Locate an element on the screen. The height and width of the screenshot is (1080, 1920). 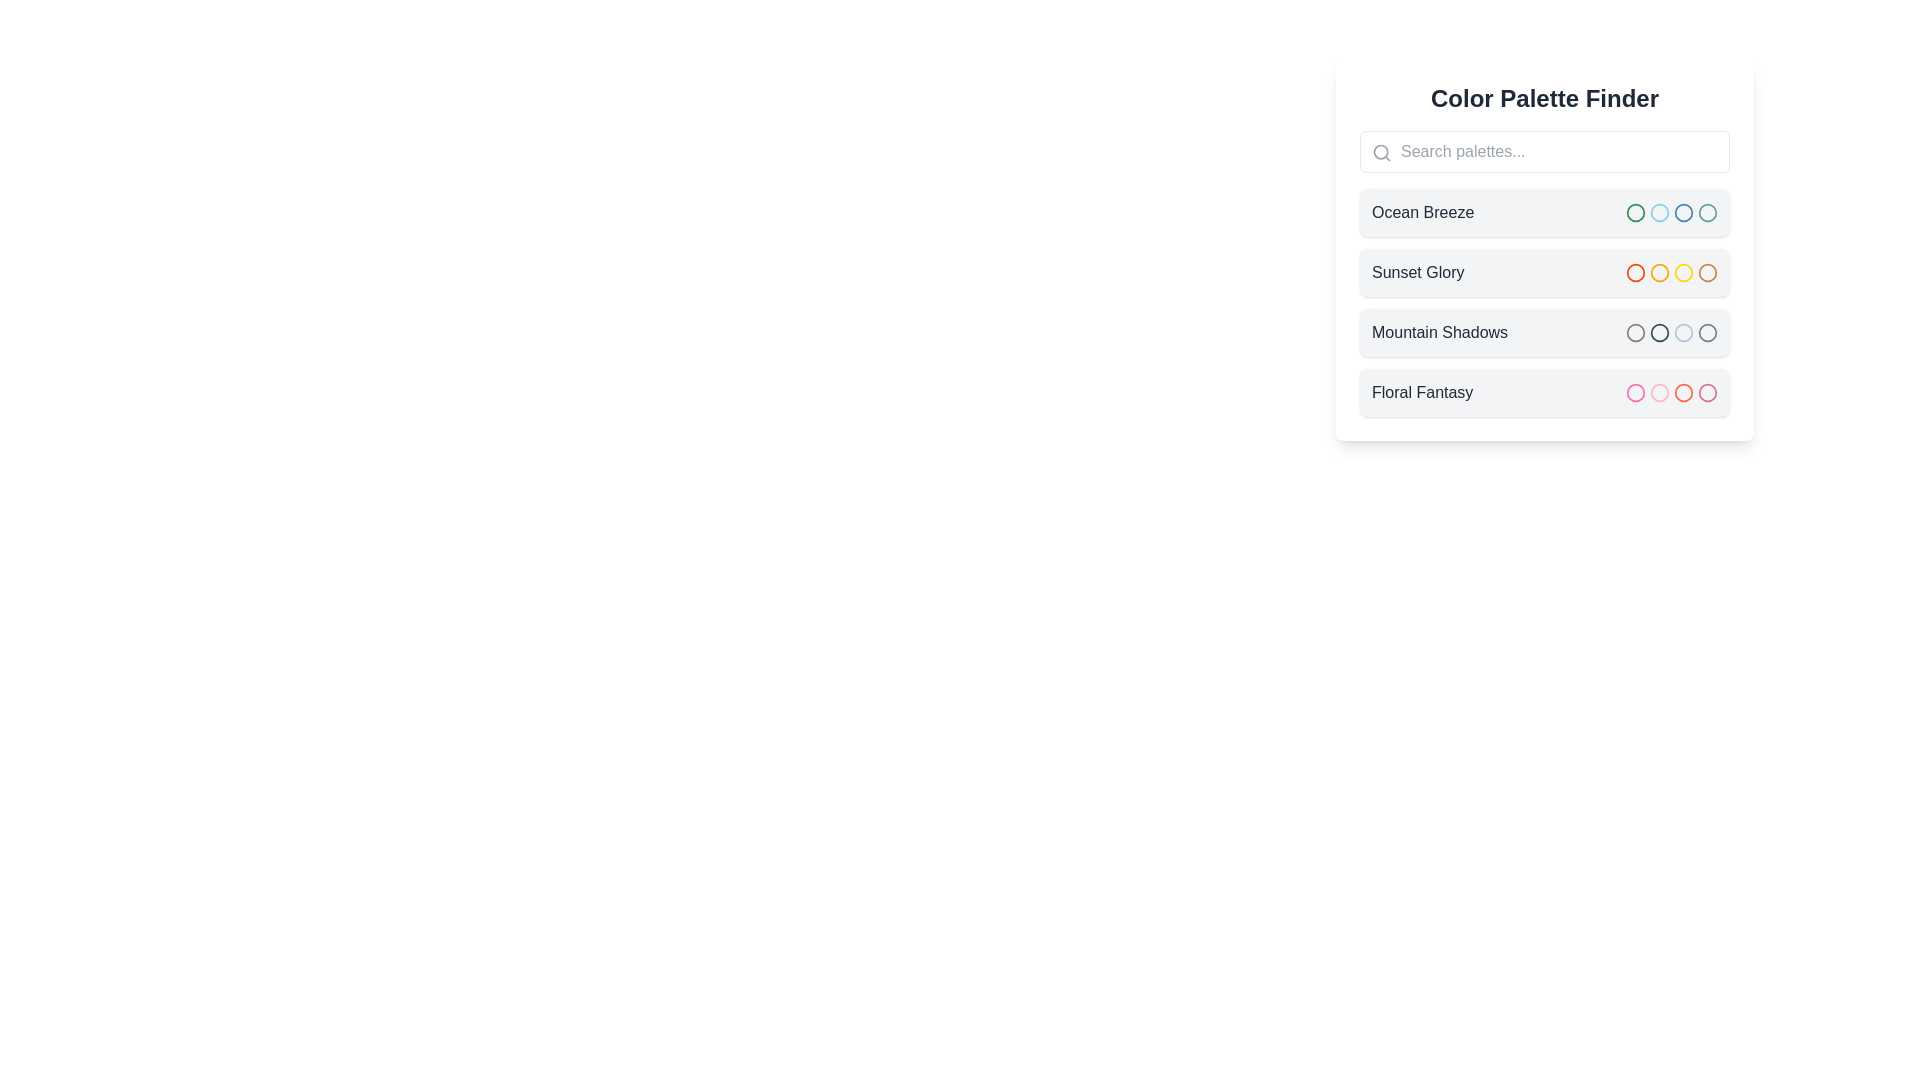
the SVG-styled circle indicator for the 'Ocean Breeze' color palette is located at coordinates (1707, 212).